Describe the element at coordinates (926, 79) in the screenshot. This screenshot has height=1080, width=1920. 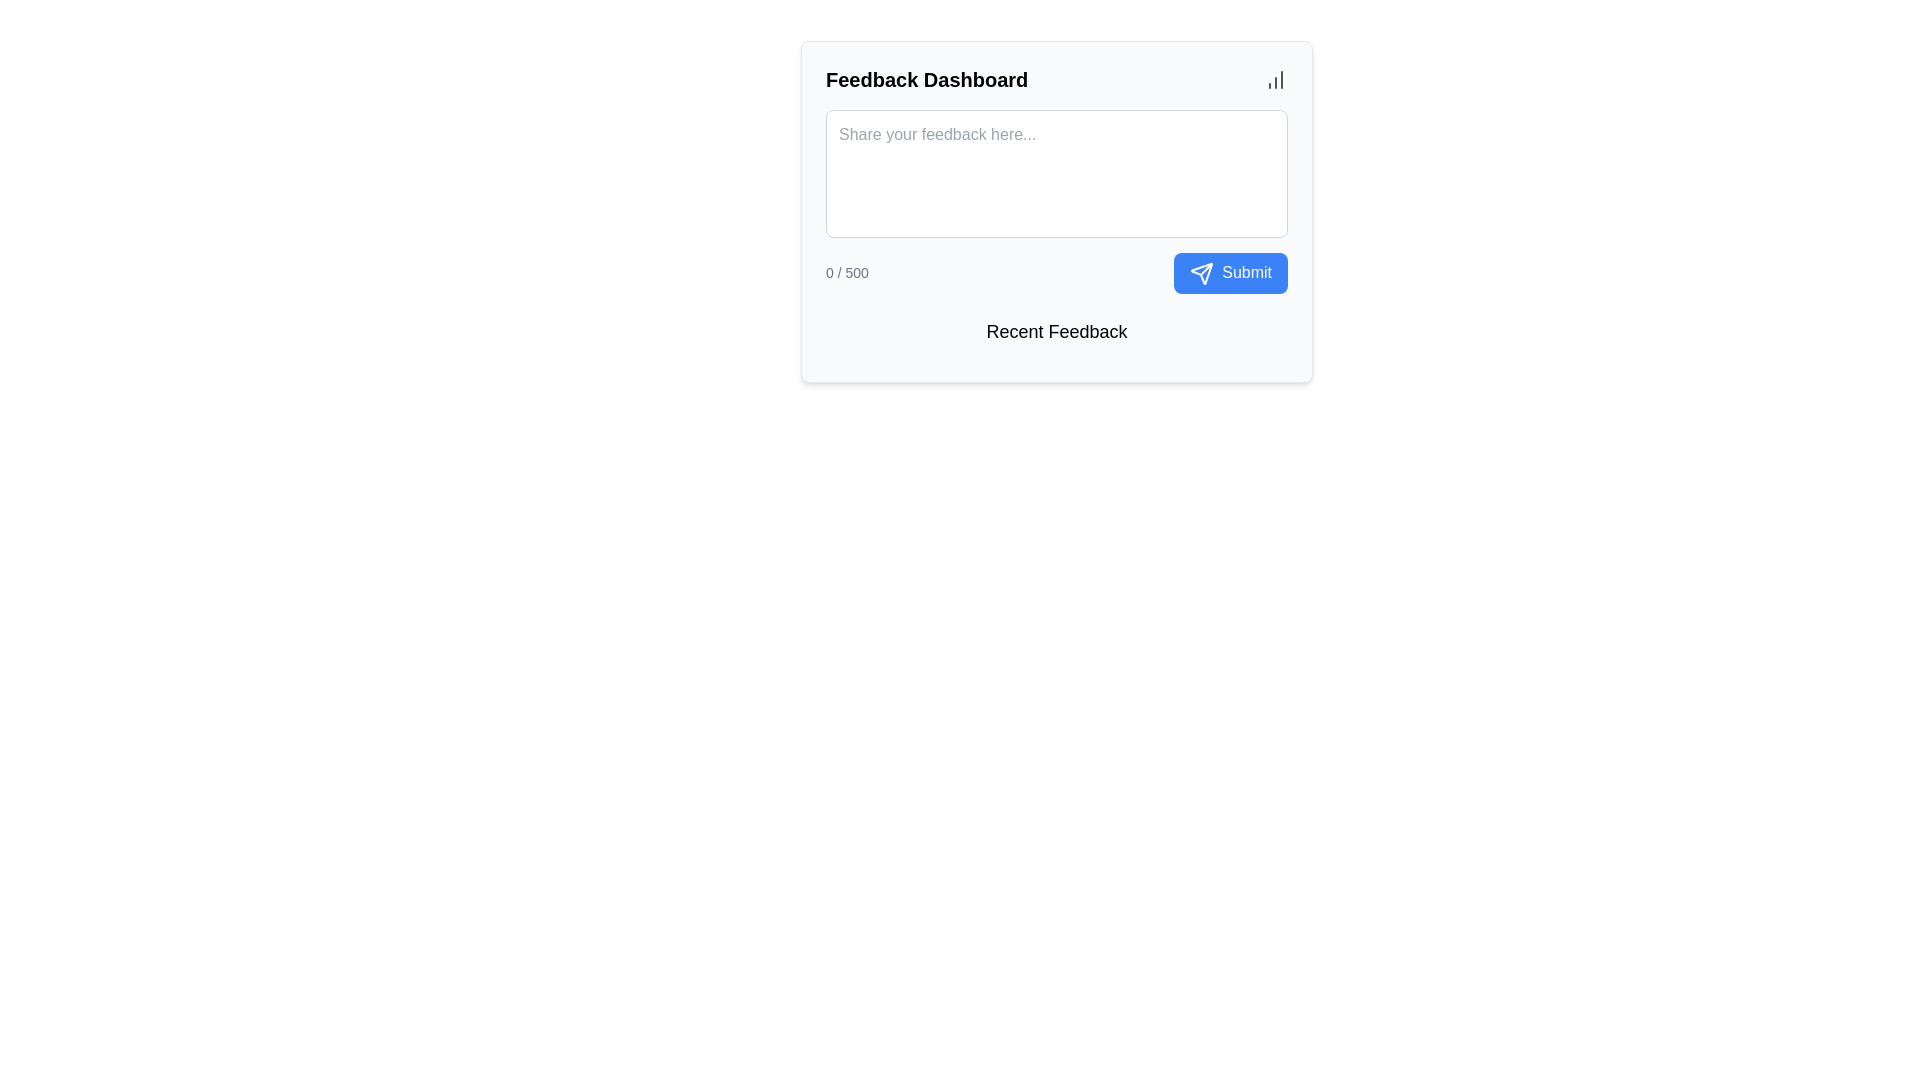
I see `the 'Feedback Dashboard' text label displayed in bold within the header section of the UI` at that location.